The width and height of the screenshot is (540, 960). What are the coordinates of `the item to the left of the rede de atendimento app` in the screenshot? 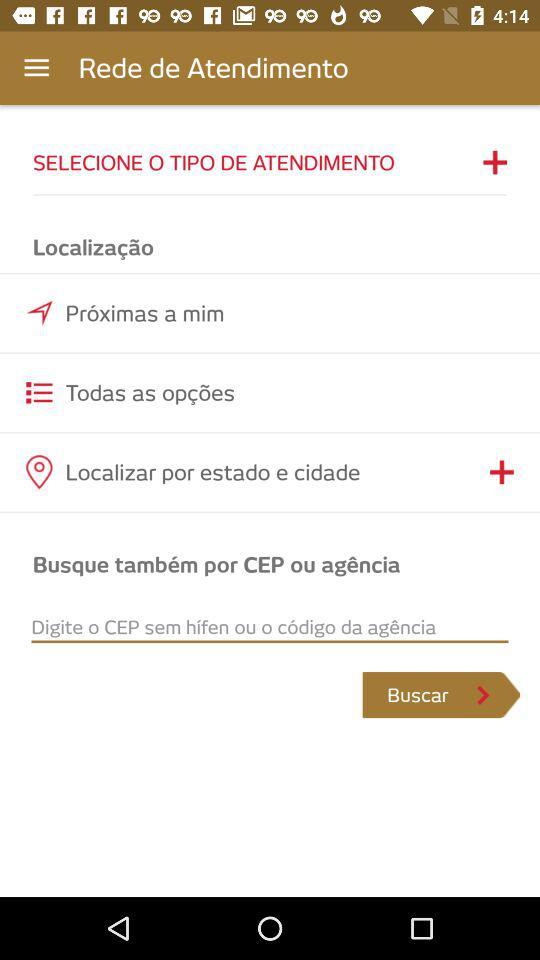 It's located at (36, 68).